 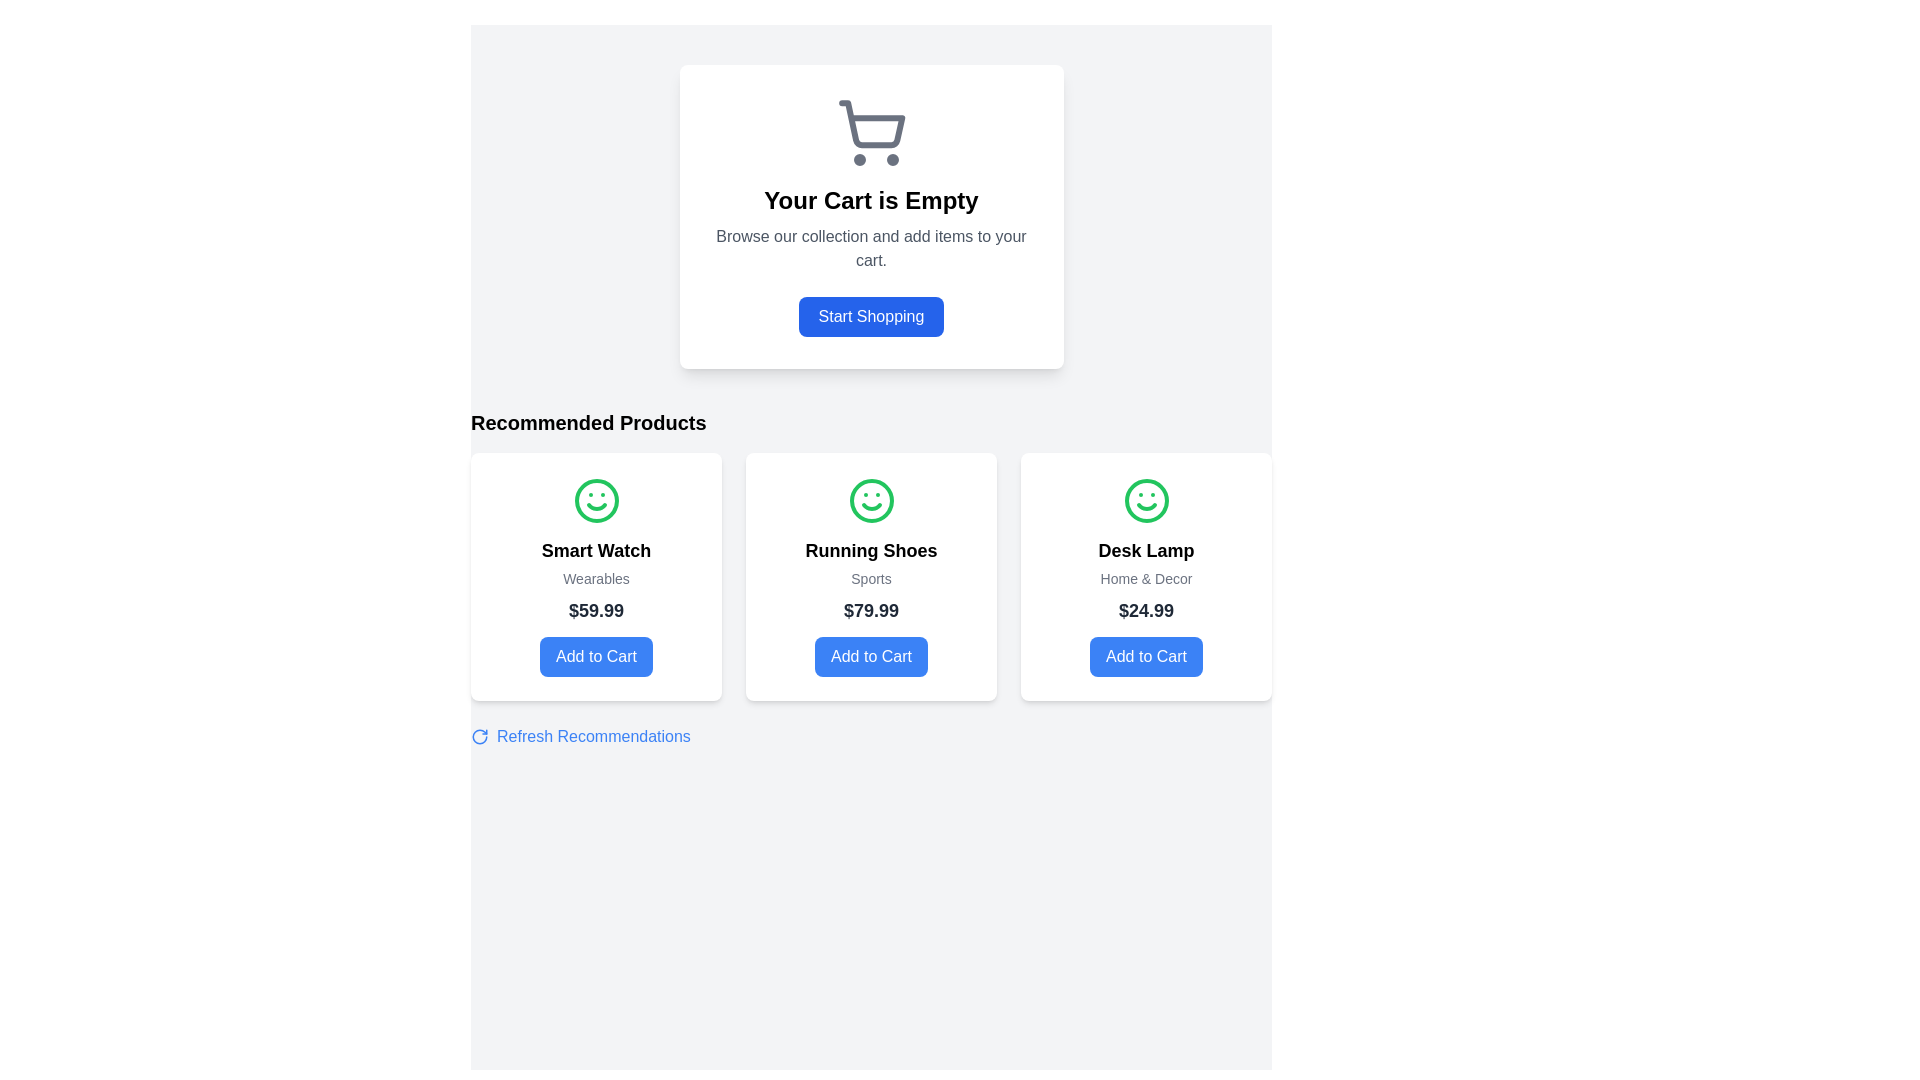 What do you see at coordinates (871, 551) in the screenshot?
I see `the product name text element, 'Running Shoes,' which is located in the central white card of the recommended products section` at bounding box center [871, 551].